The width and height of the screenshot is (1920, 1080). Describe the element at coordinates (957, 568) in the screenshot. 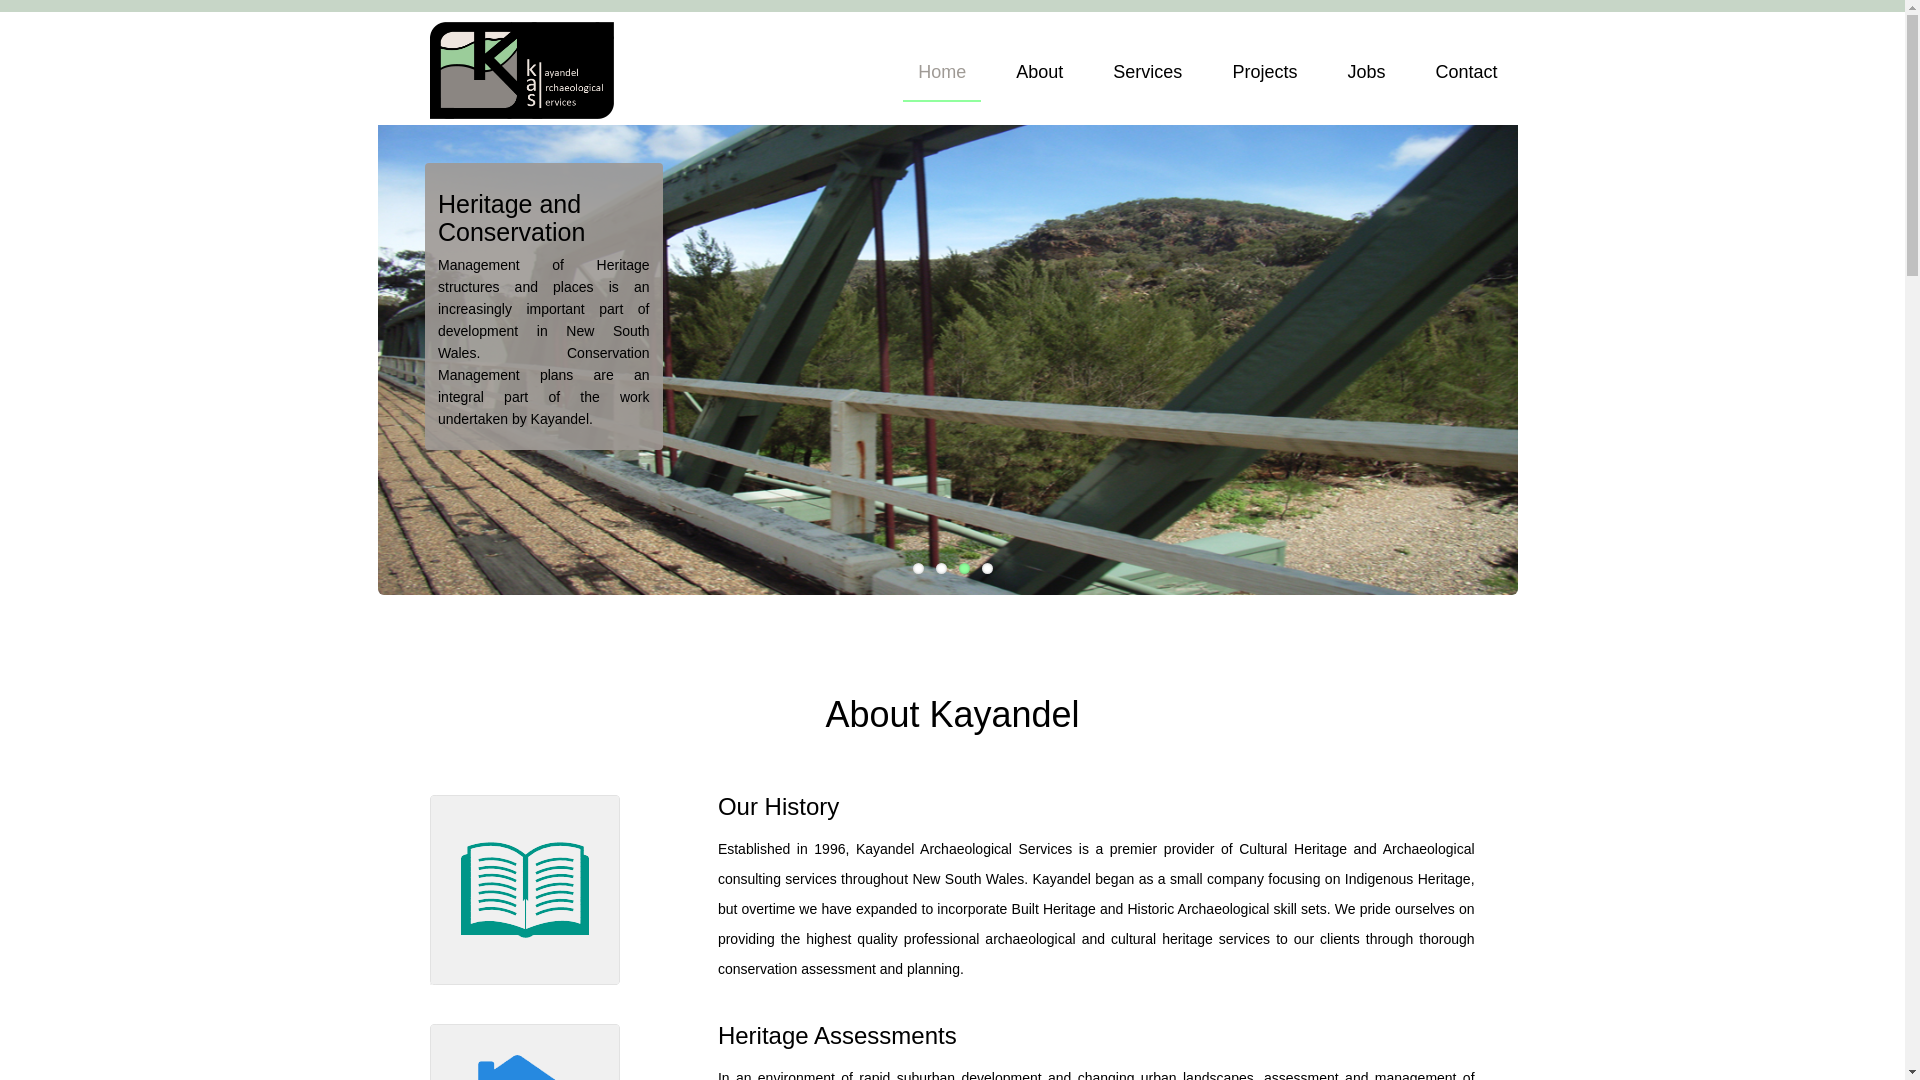

I see `'3'` at that location.